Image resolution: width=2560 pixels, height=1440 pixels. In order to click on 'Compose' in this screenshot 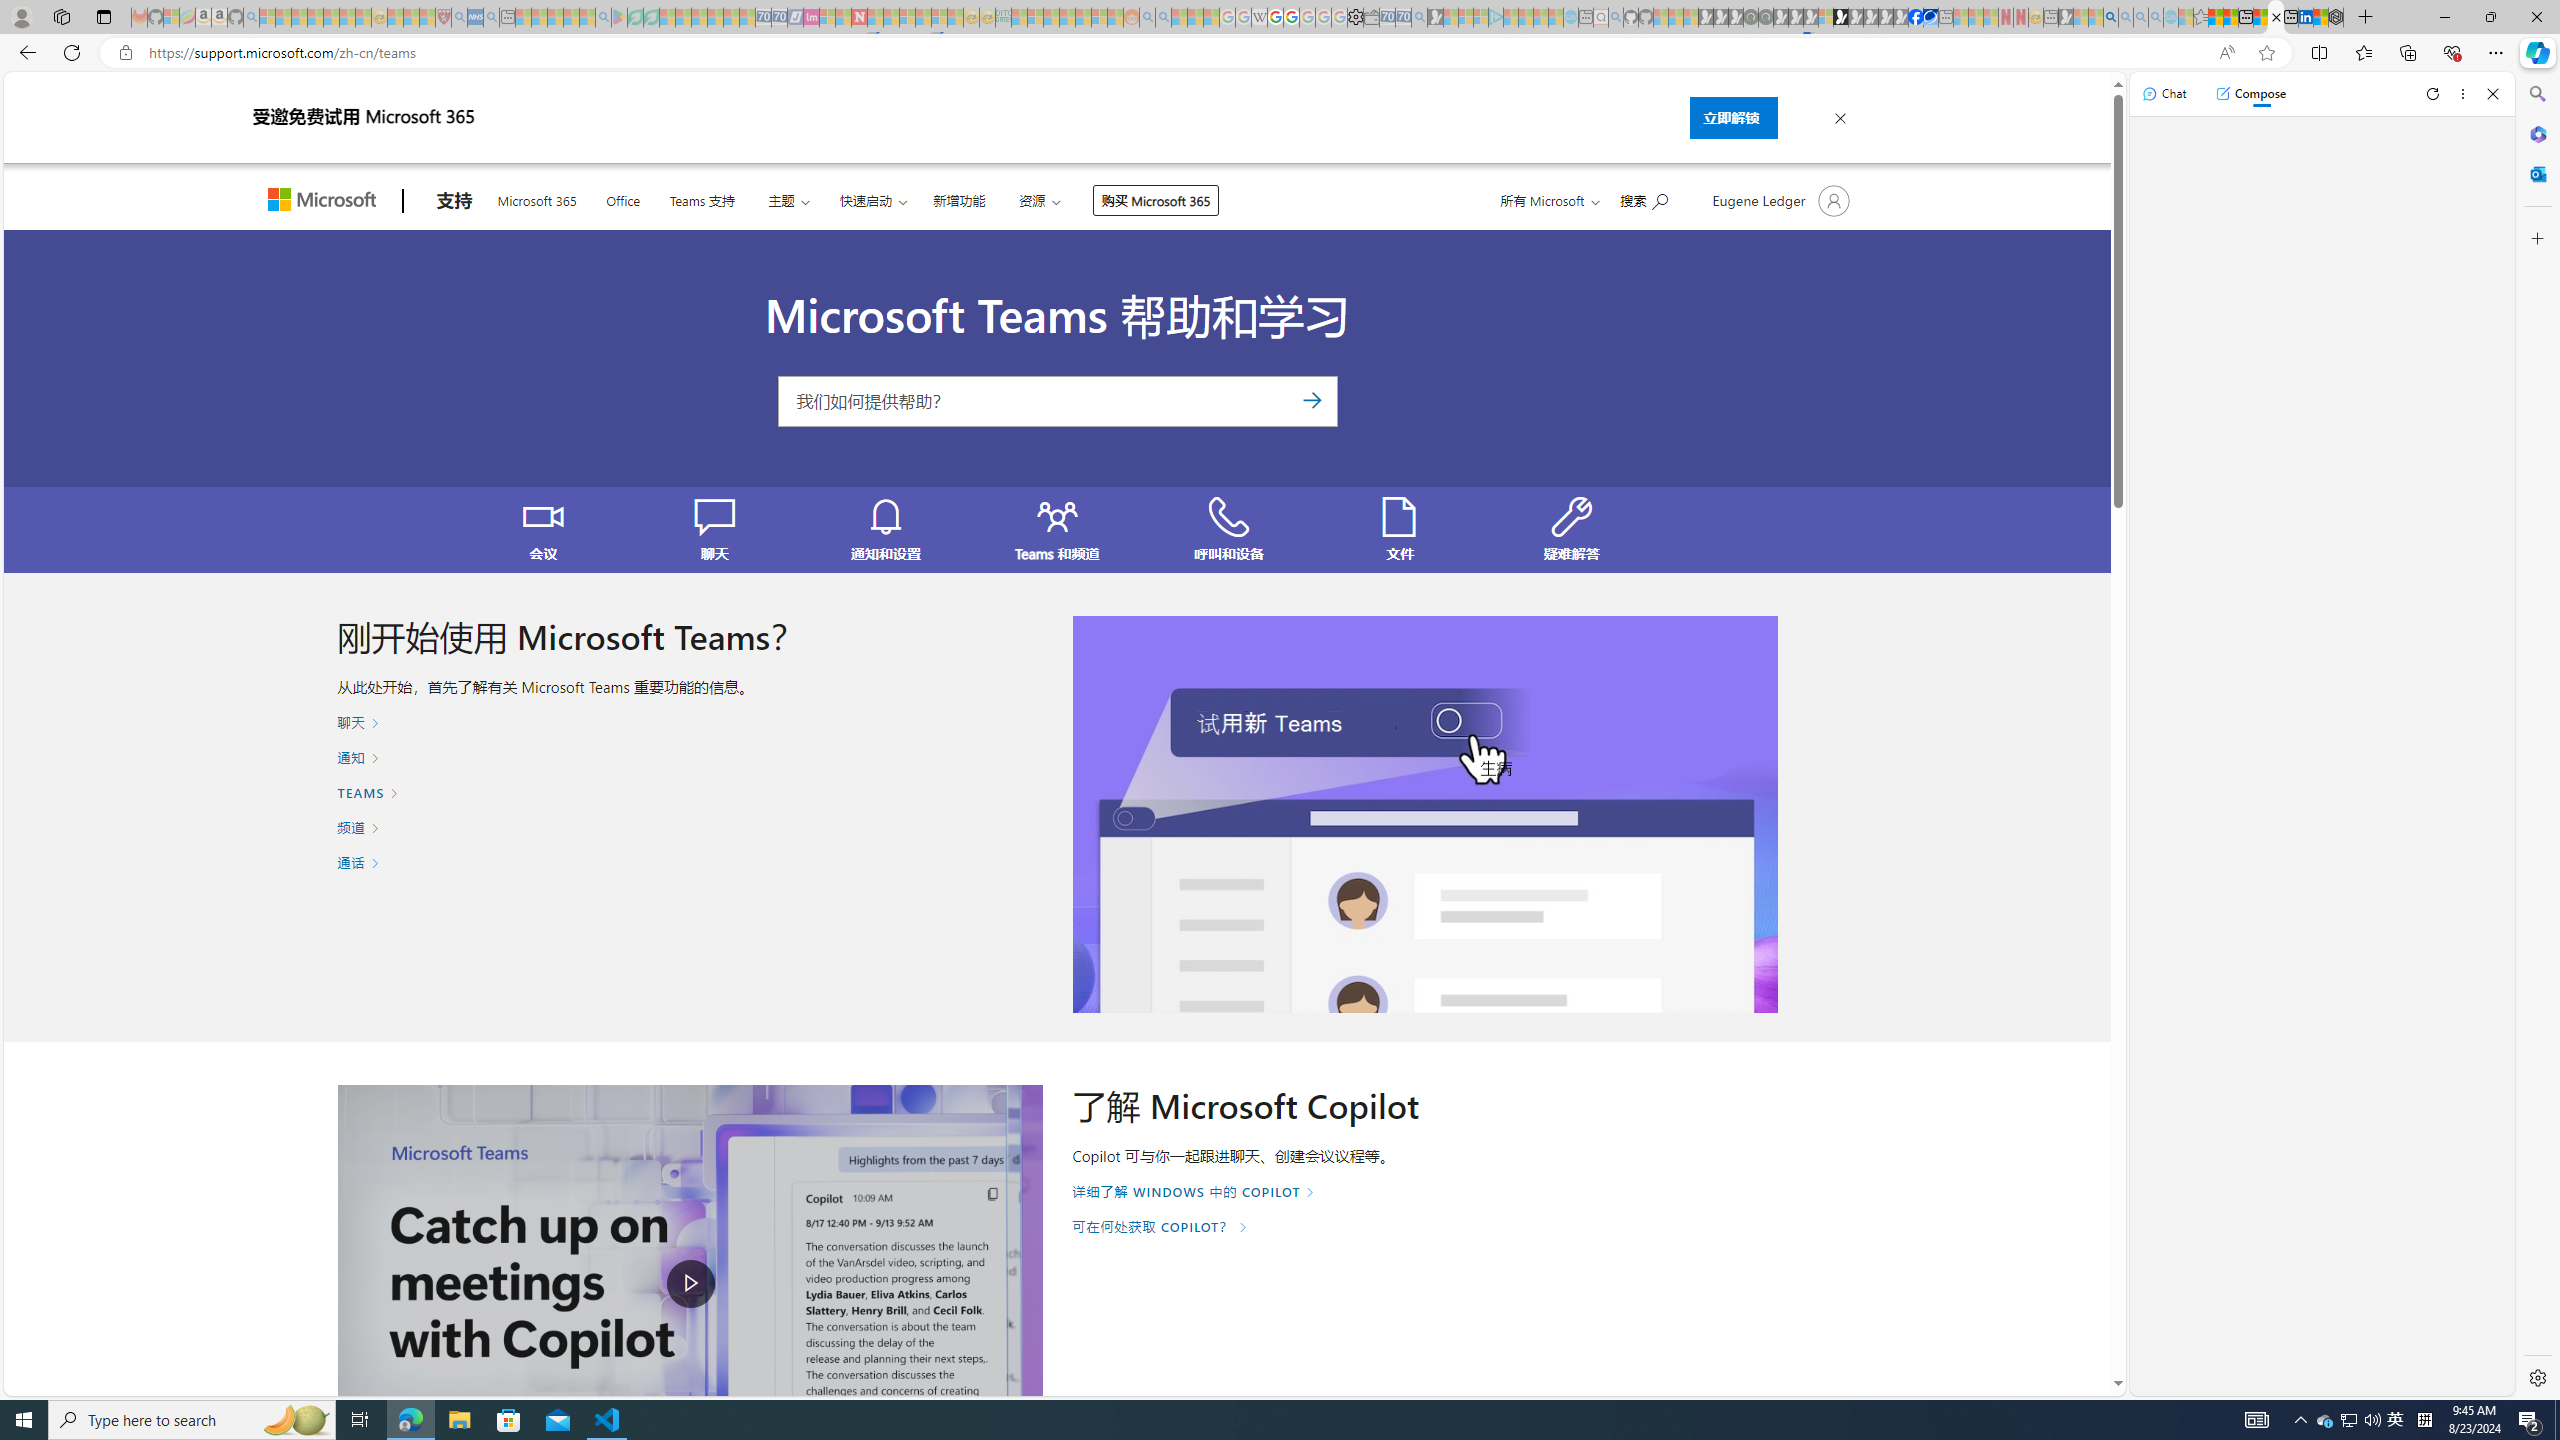, I will do `click(2250, 92)`.